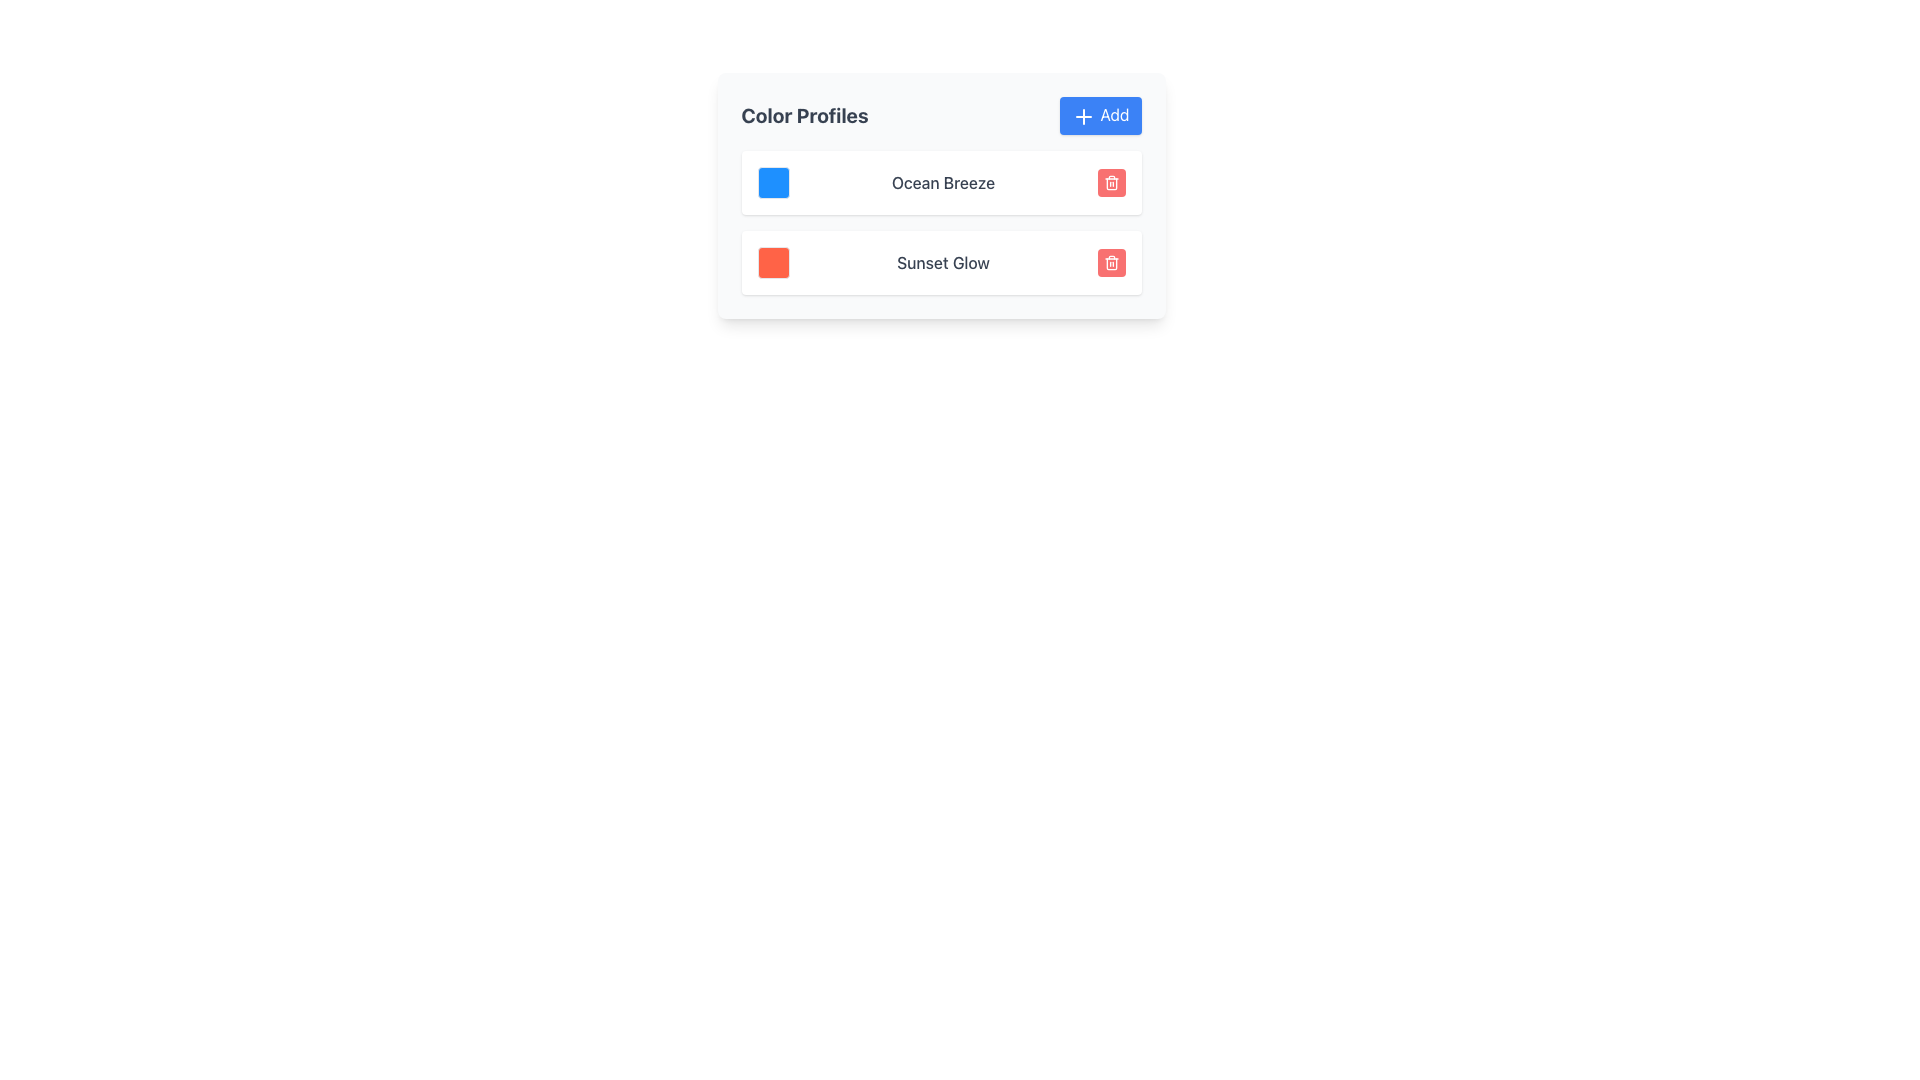 The image size is (1920, 1080). I want to click on the color represented by the Color indicator in the 'Sunset Glow' section, which is the first element in its row, so click(772, 261).